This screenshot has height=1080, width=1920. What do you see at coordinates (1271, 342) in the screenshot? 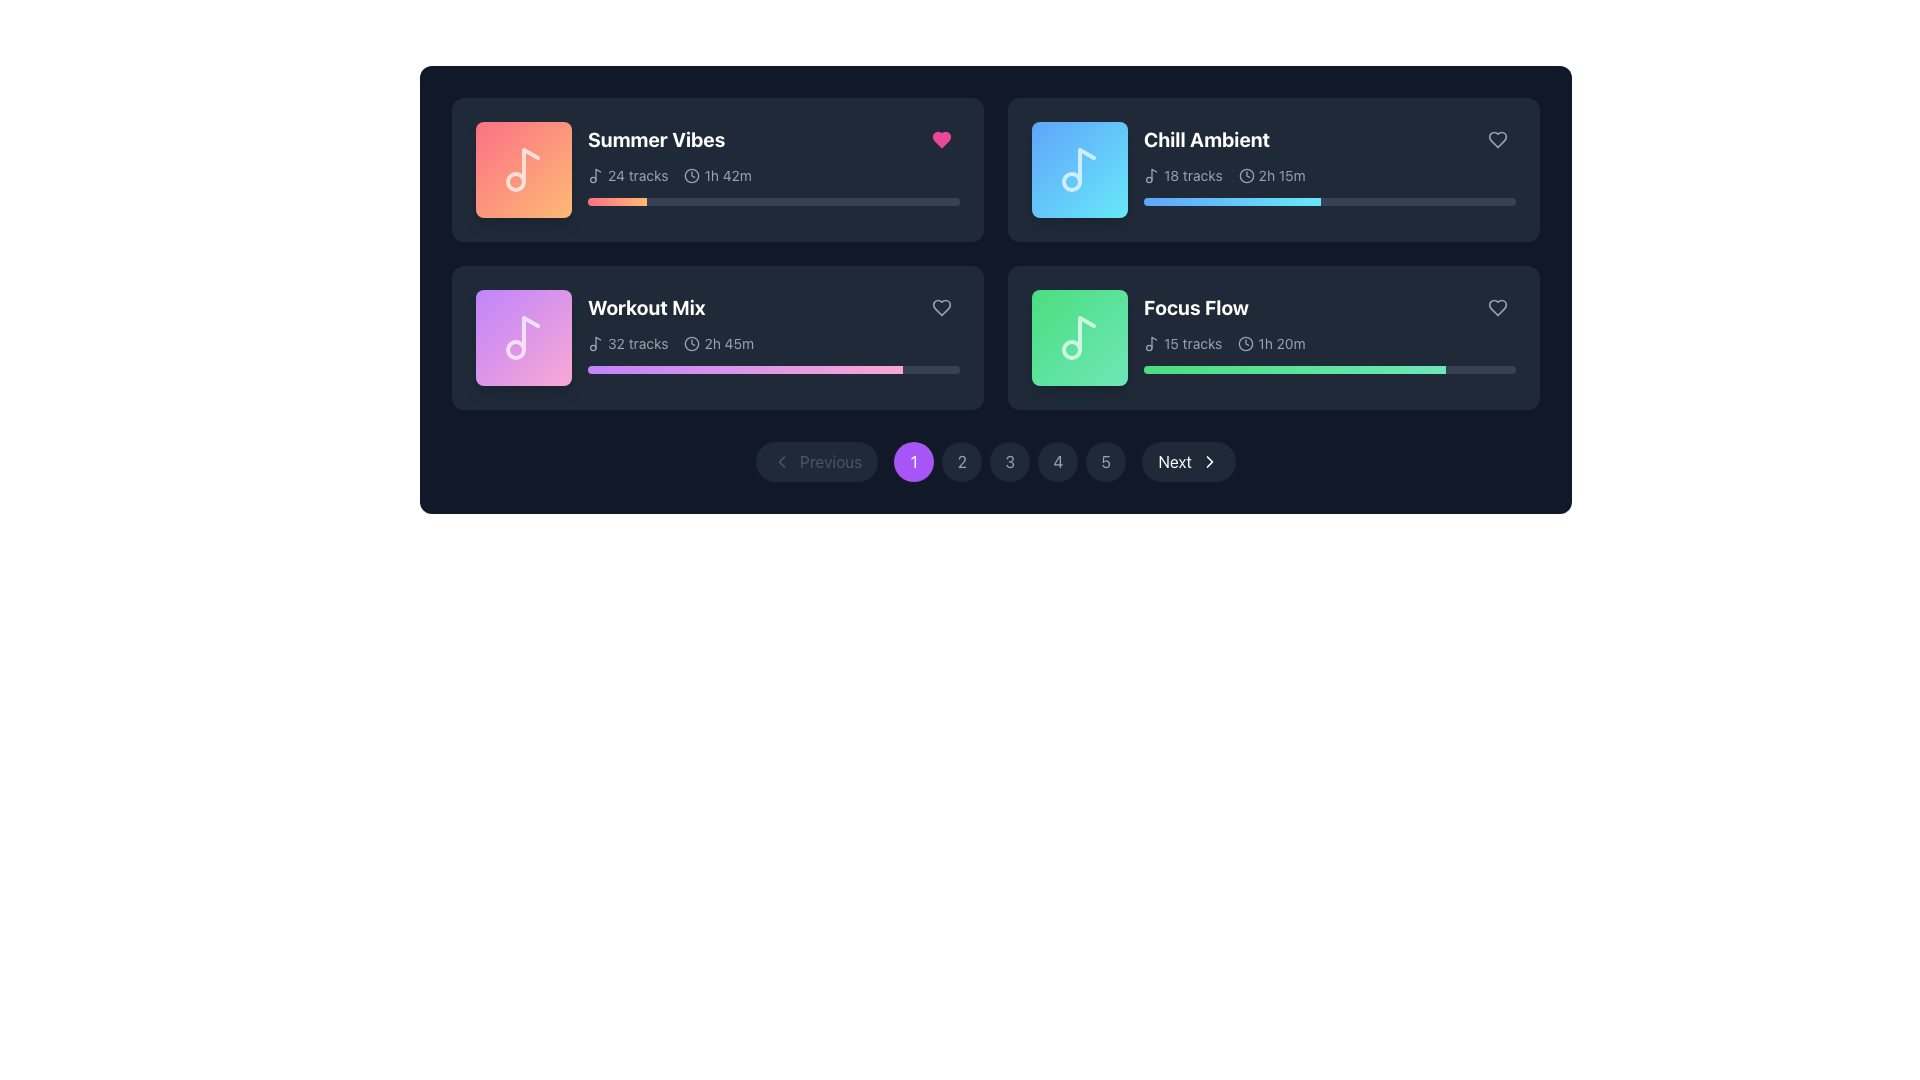
I see `the text element displaying the duration of the playlist in the 'Focus Flow' section, located to the right of '15 tracks' and below the green progress bar` at bounding box center [1271, 342].